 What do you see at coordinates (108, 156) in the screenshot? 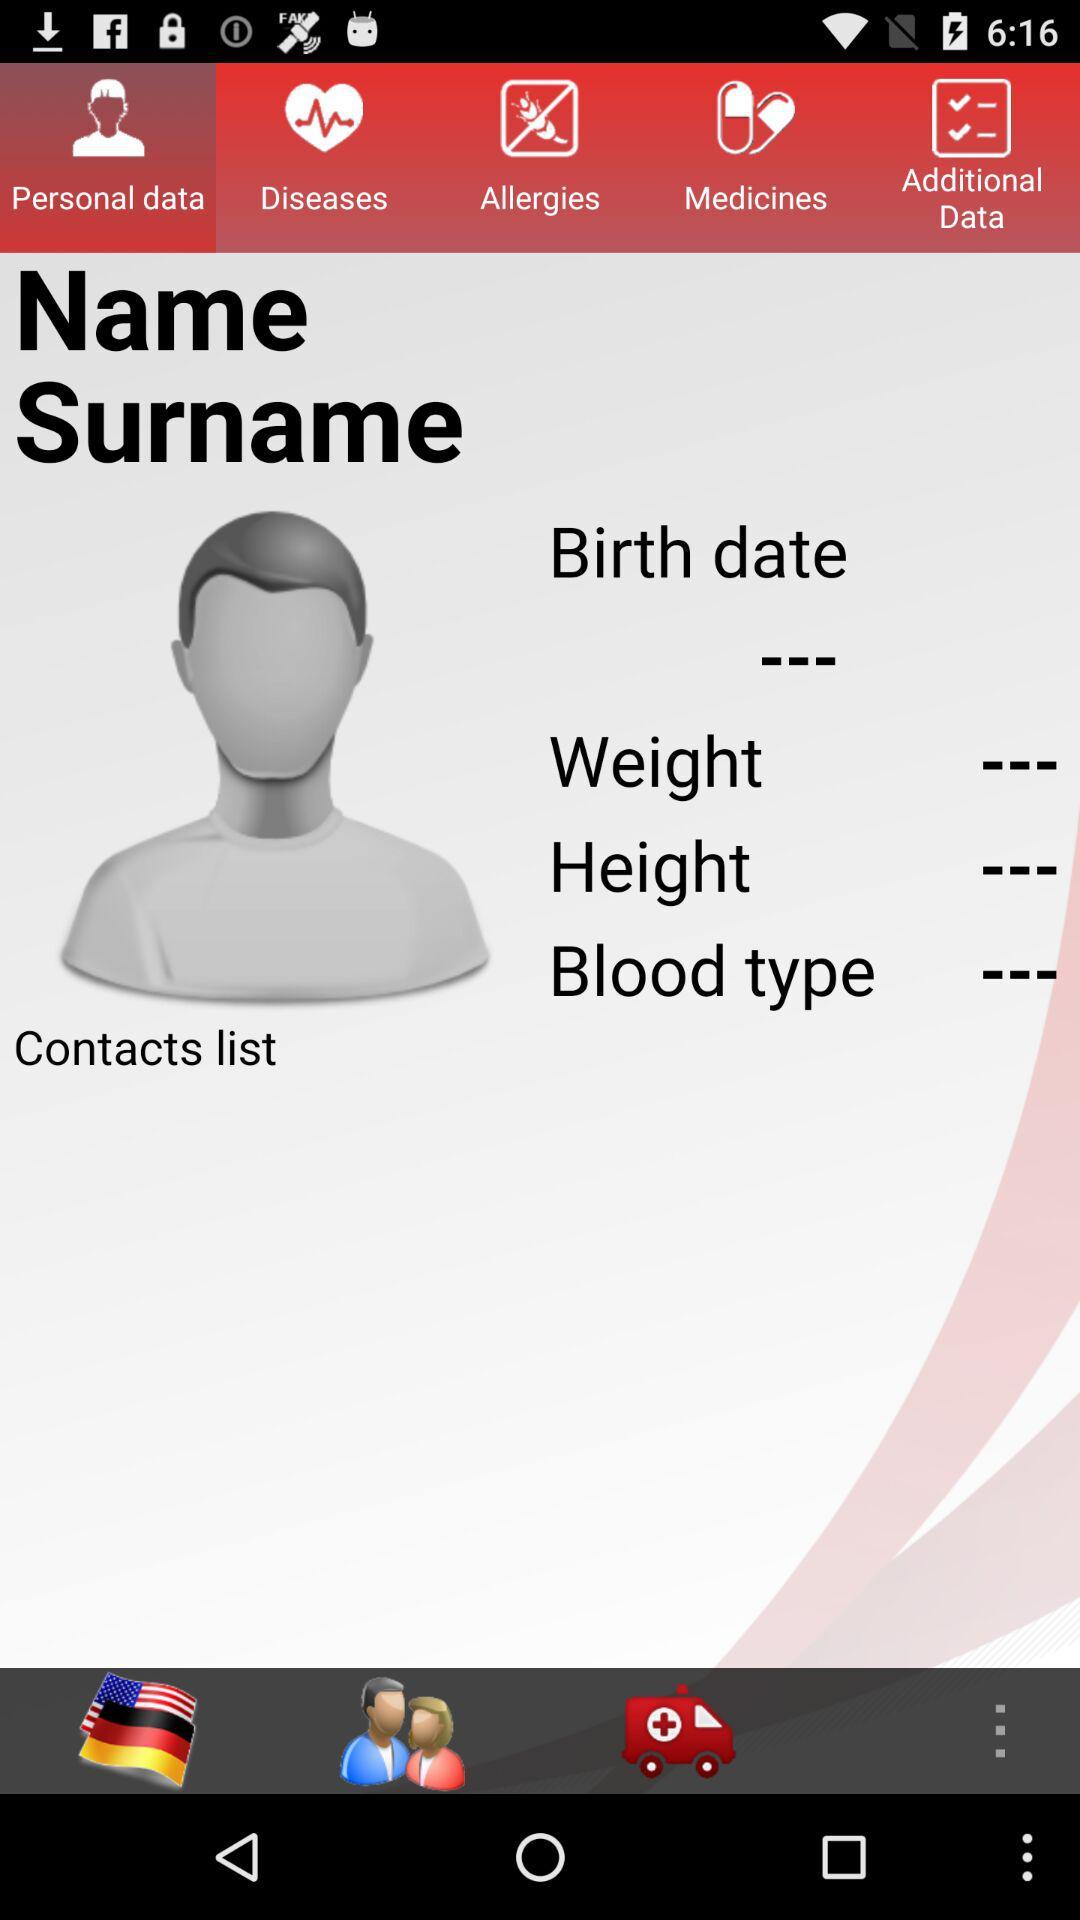
I see `item next to diseases item` at bounding box center [108, 156].